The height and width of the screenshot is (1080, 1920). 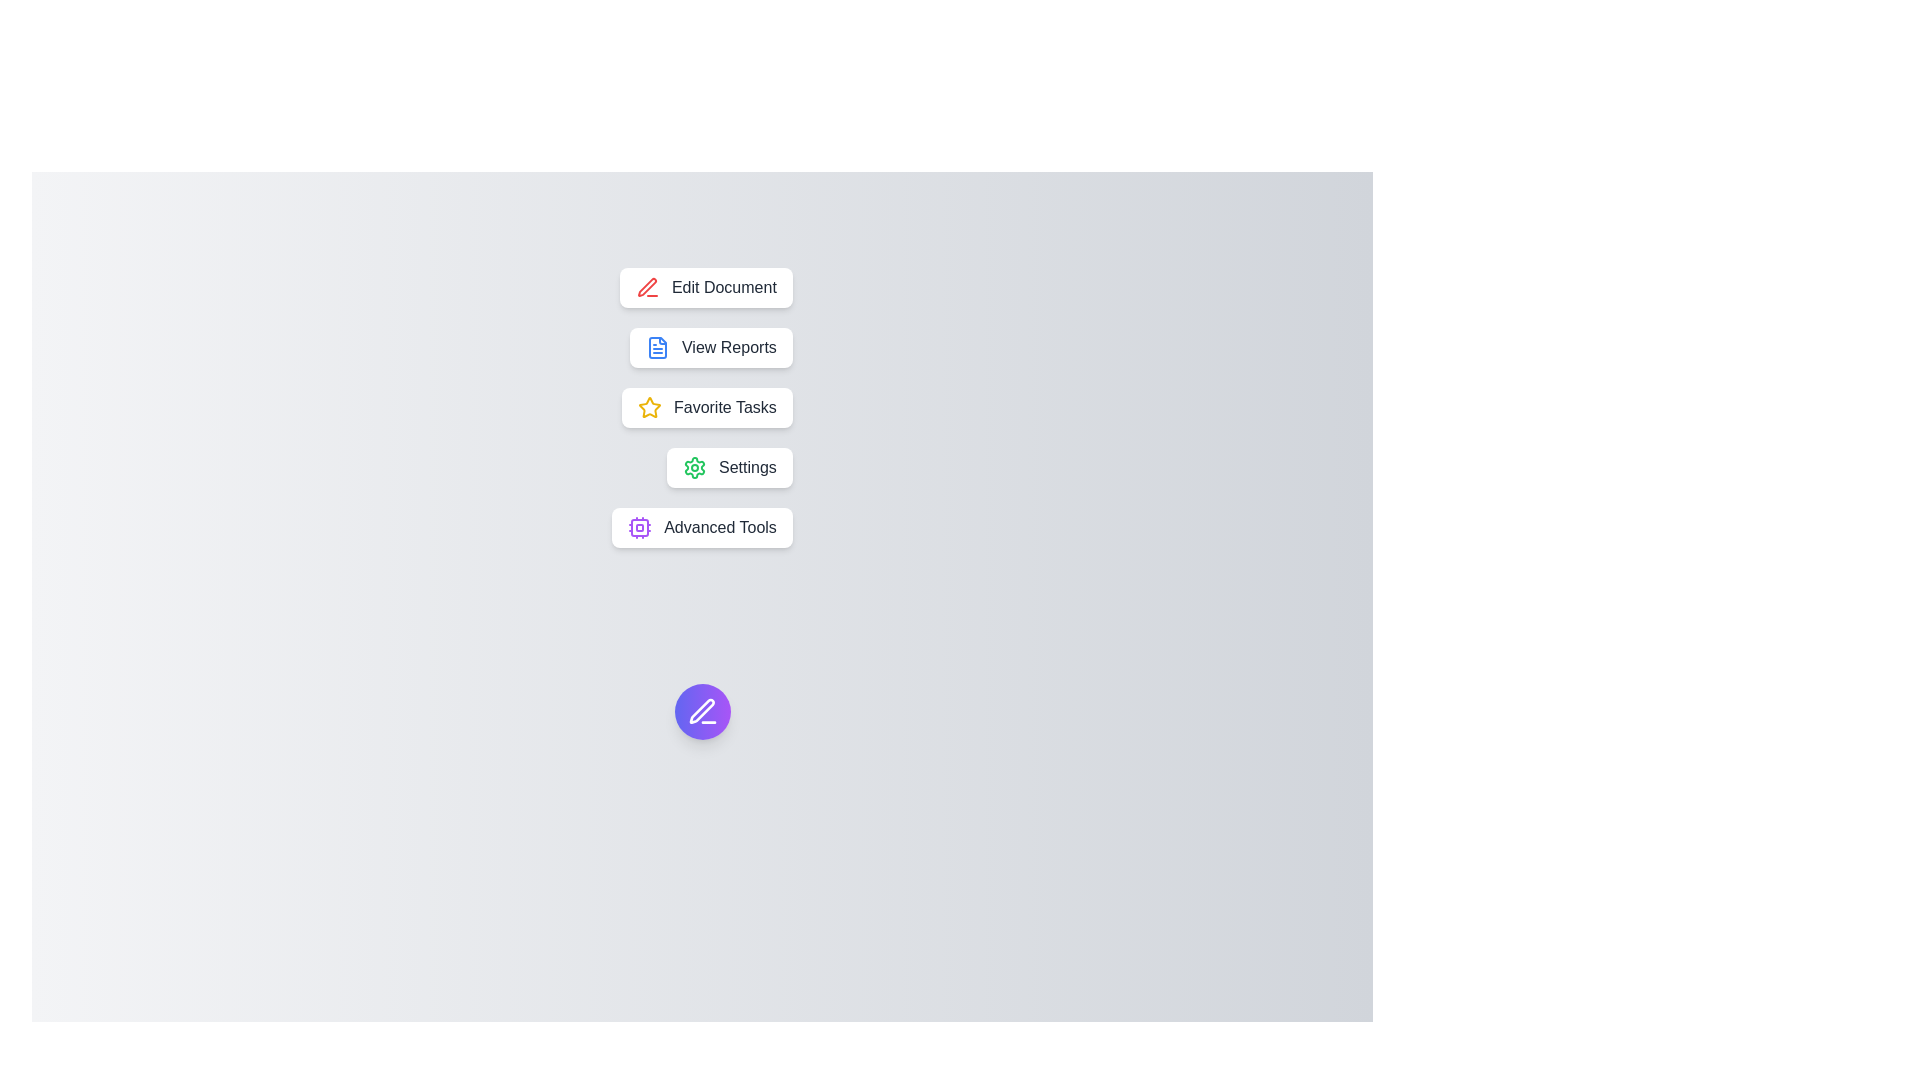 I want to click on the 'Edit Document' button, so click(x=706, y=288).